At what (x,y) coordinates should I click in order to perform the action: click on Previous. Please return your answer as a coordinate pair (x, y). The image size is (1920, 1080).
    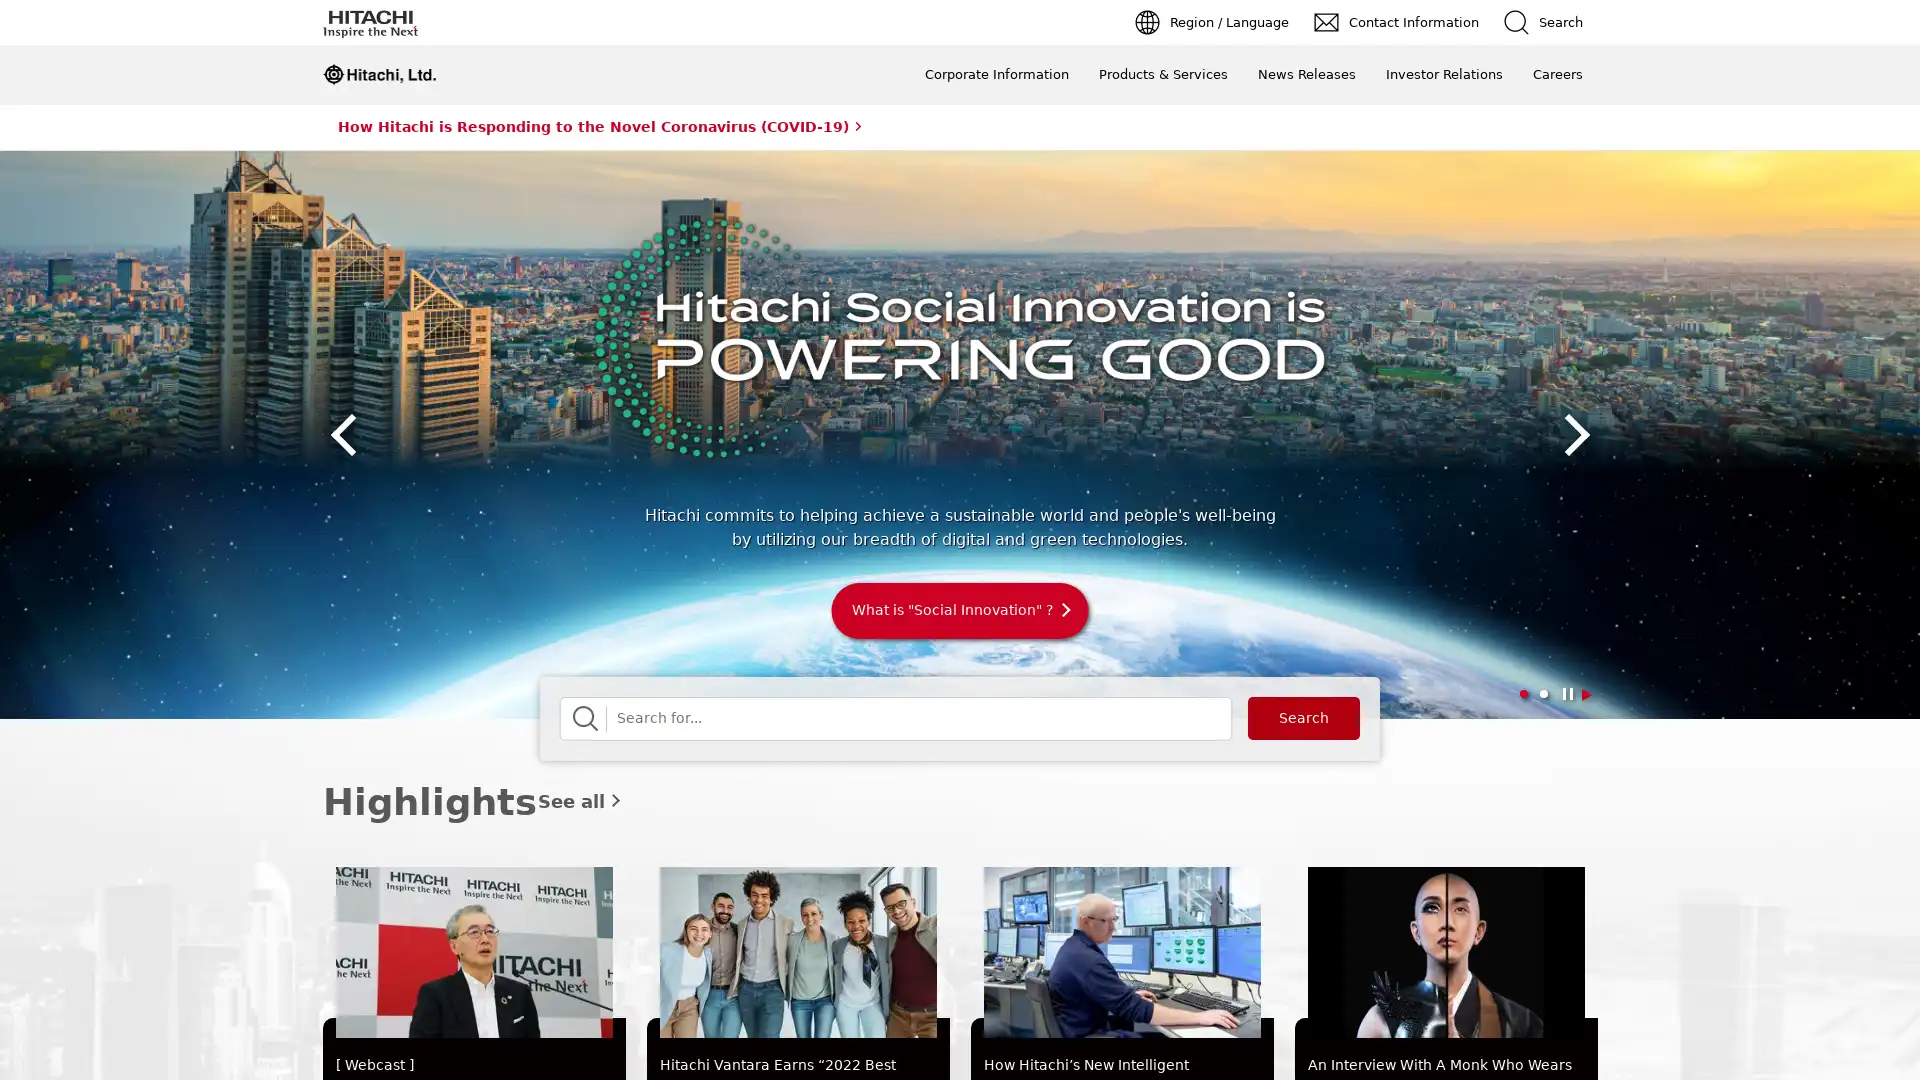
    Looking at the image, I should click on (346, 434).